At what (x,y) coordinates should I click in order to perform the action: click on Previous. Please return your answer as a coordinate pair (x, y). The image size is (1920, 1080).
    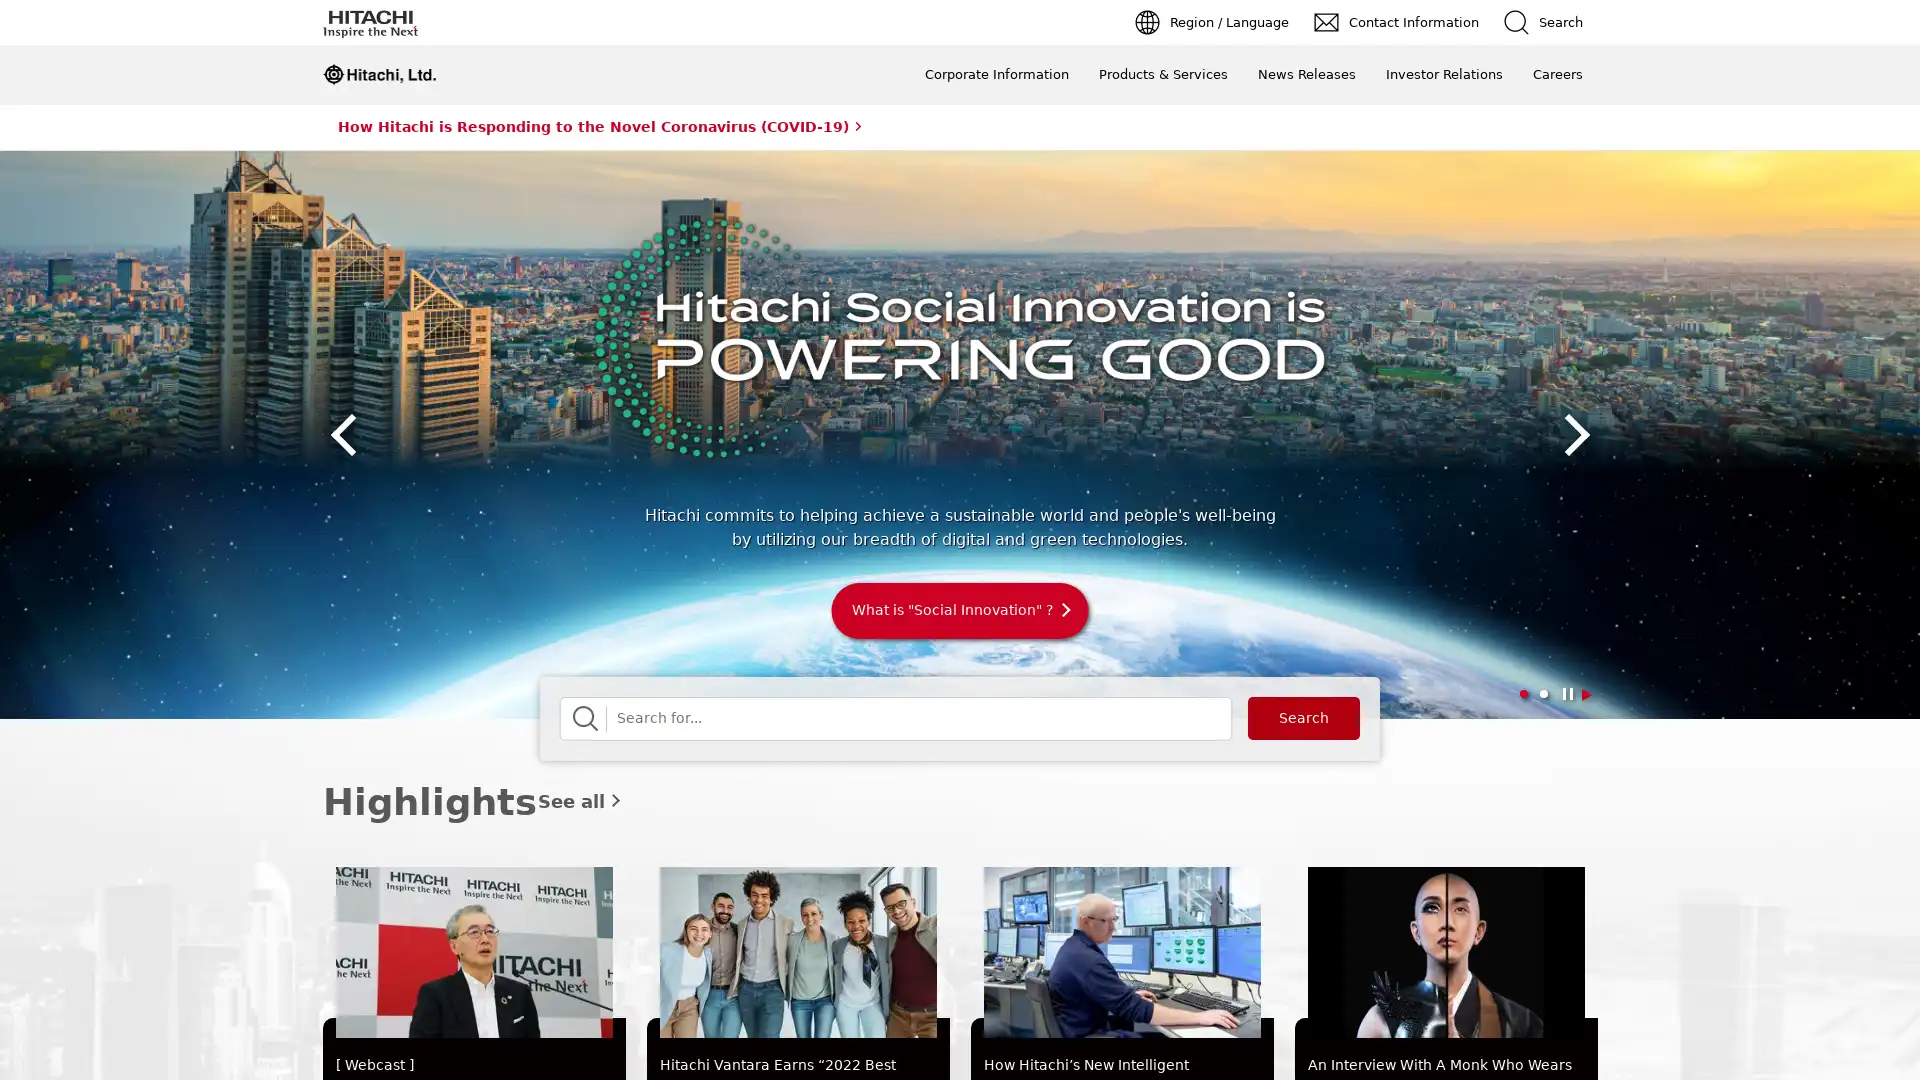
    Looking at the image, I should click on (346, 434).